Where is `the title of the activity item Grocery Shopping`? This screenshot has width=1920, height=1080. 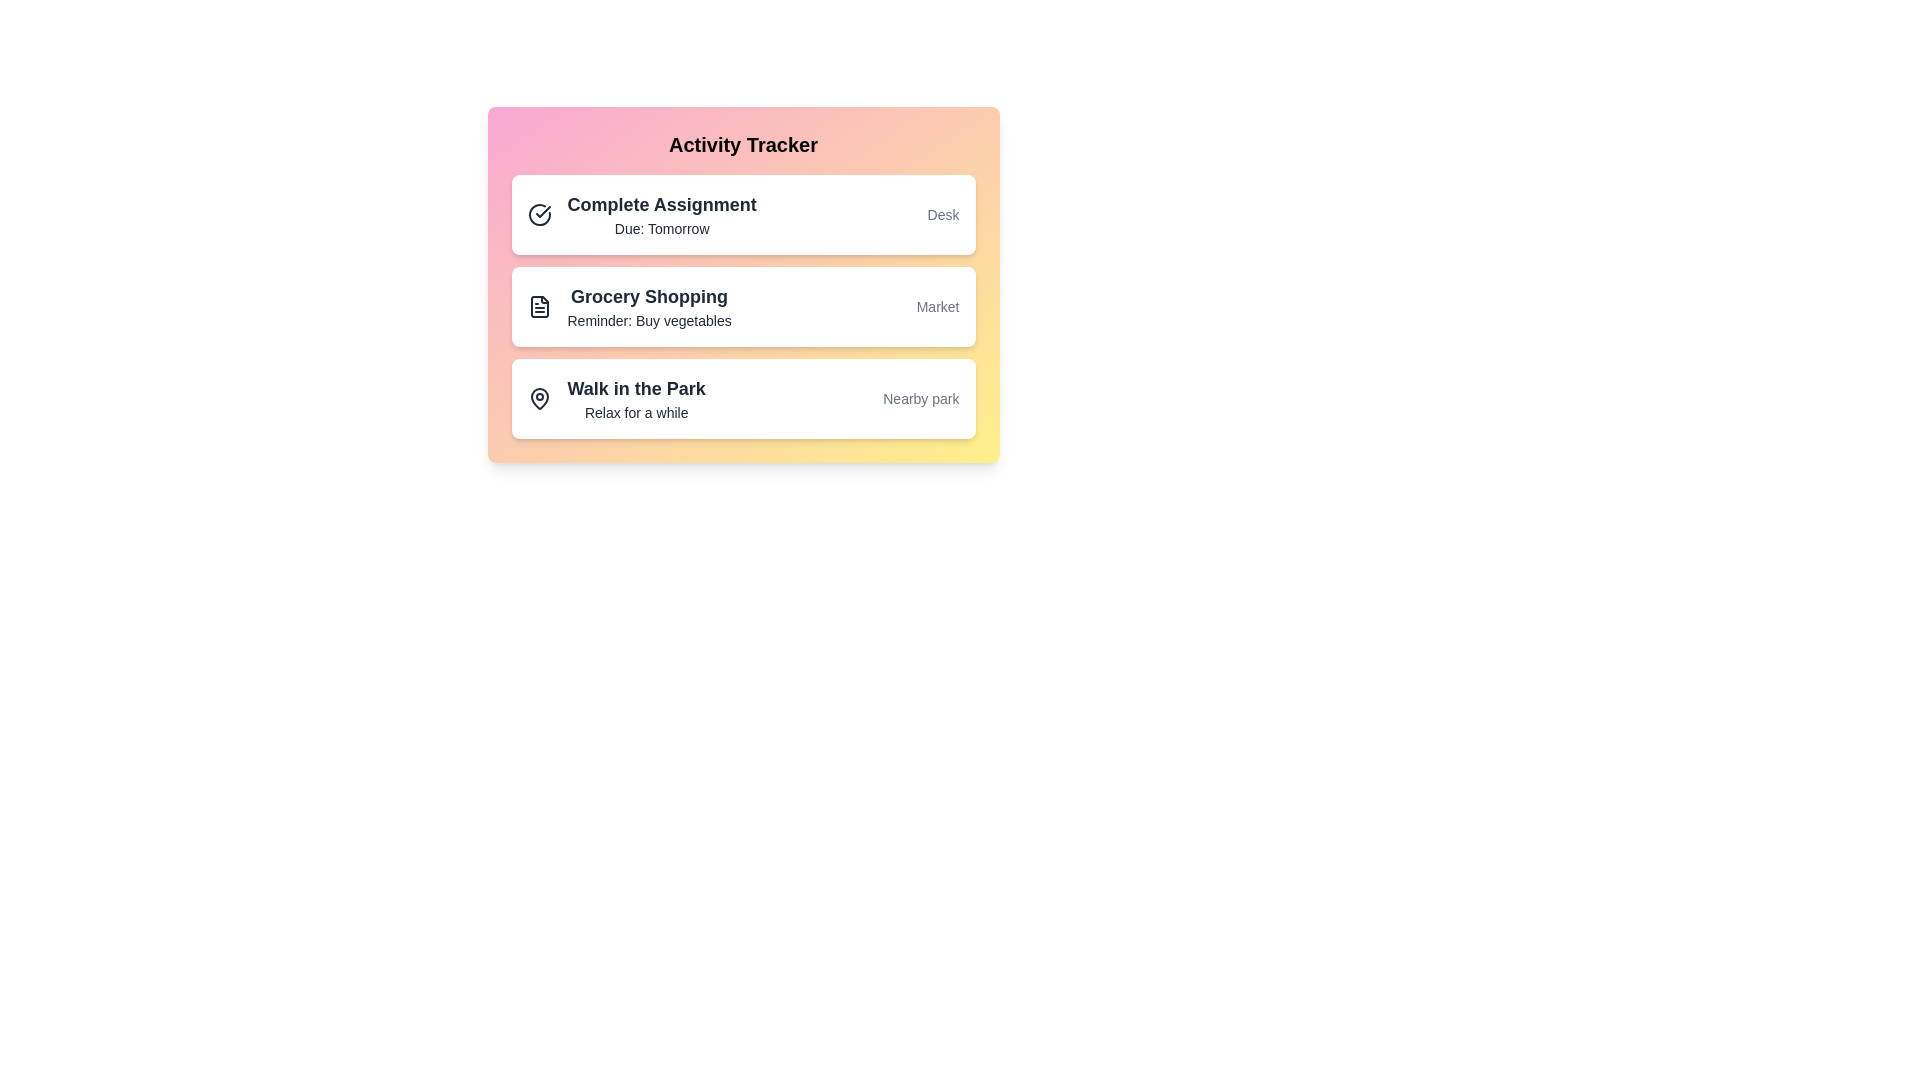
the title of the activity item Grocery Shopping is located at coordinates (649, 297).